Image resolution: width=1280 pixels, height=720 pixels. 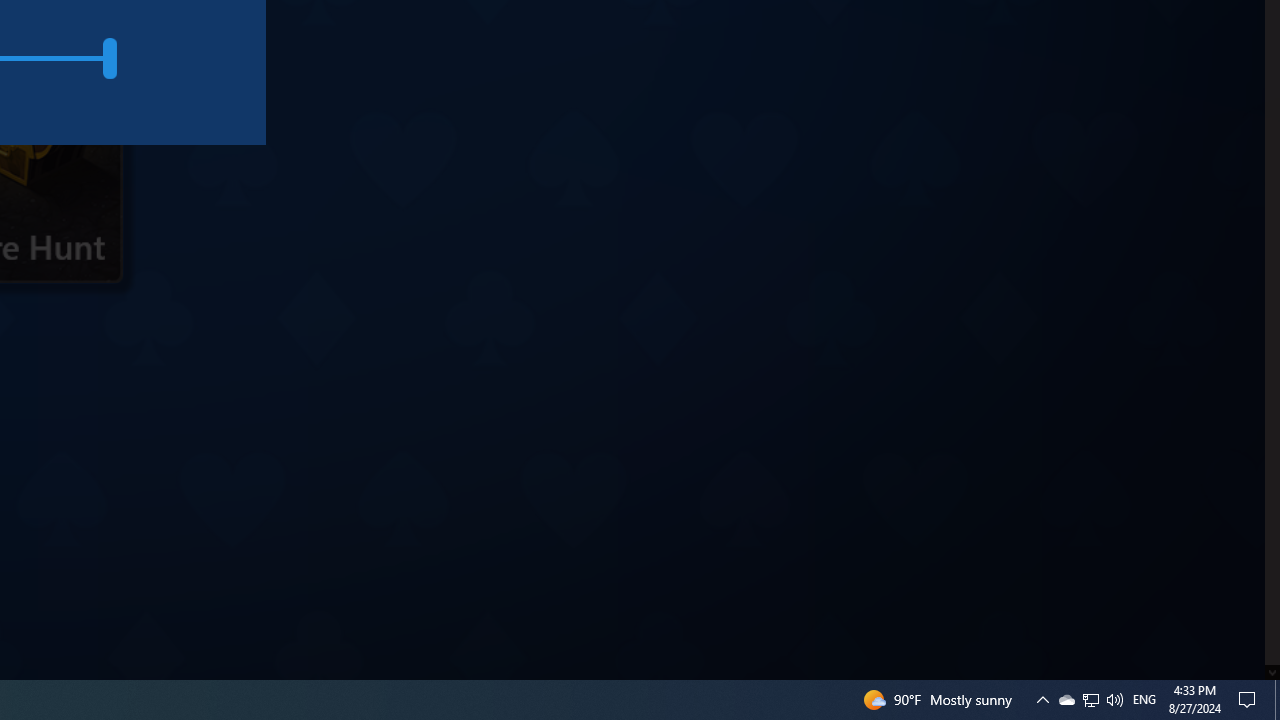 I want to click on 'AutomationID: down_arrow_0', so click(x=1271, y=672).